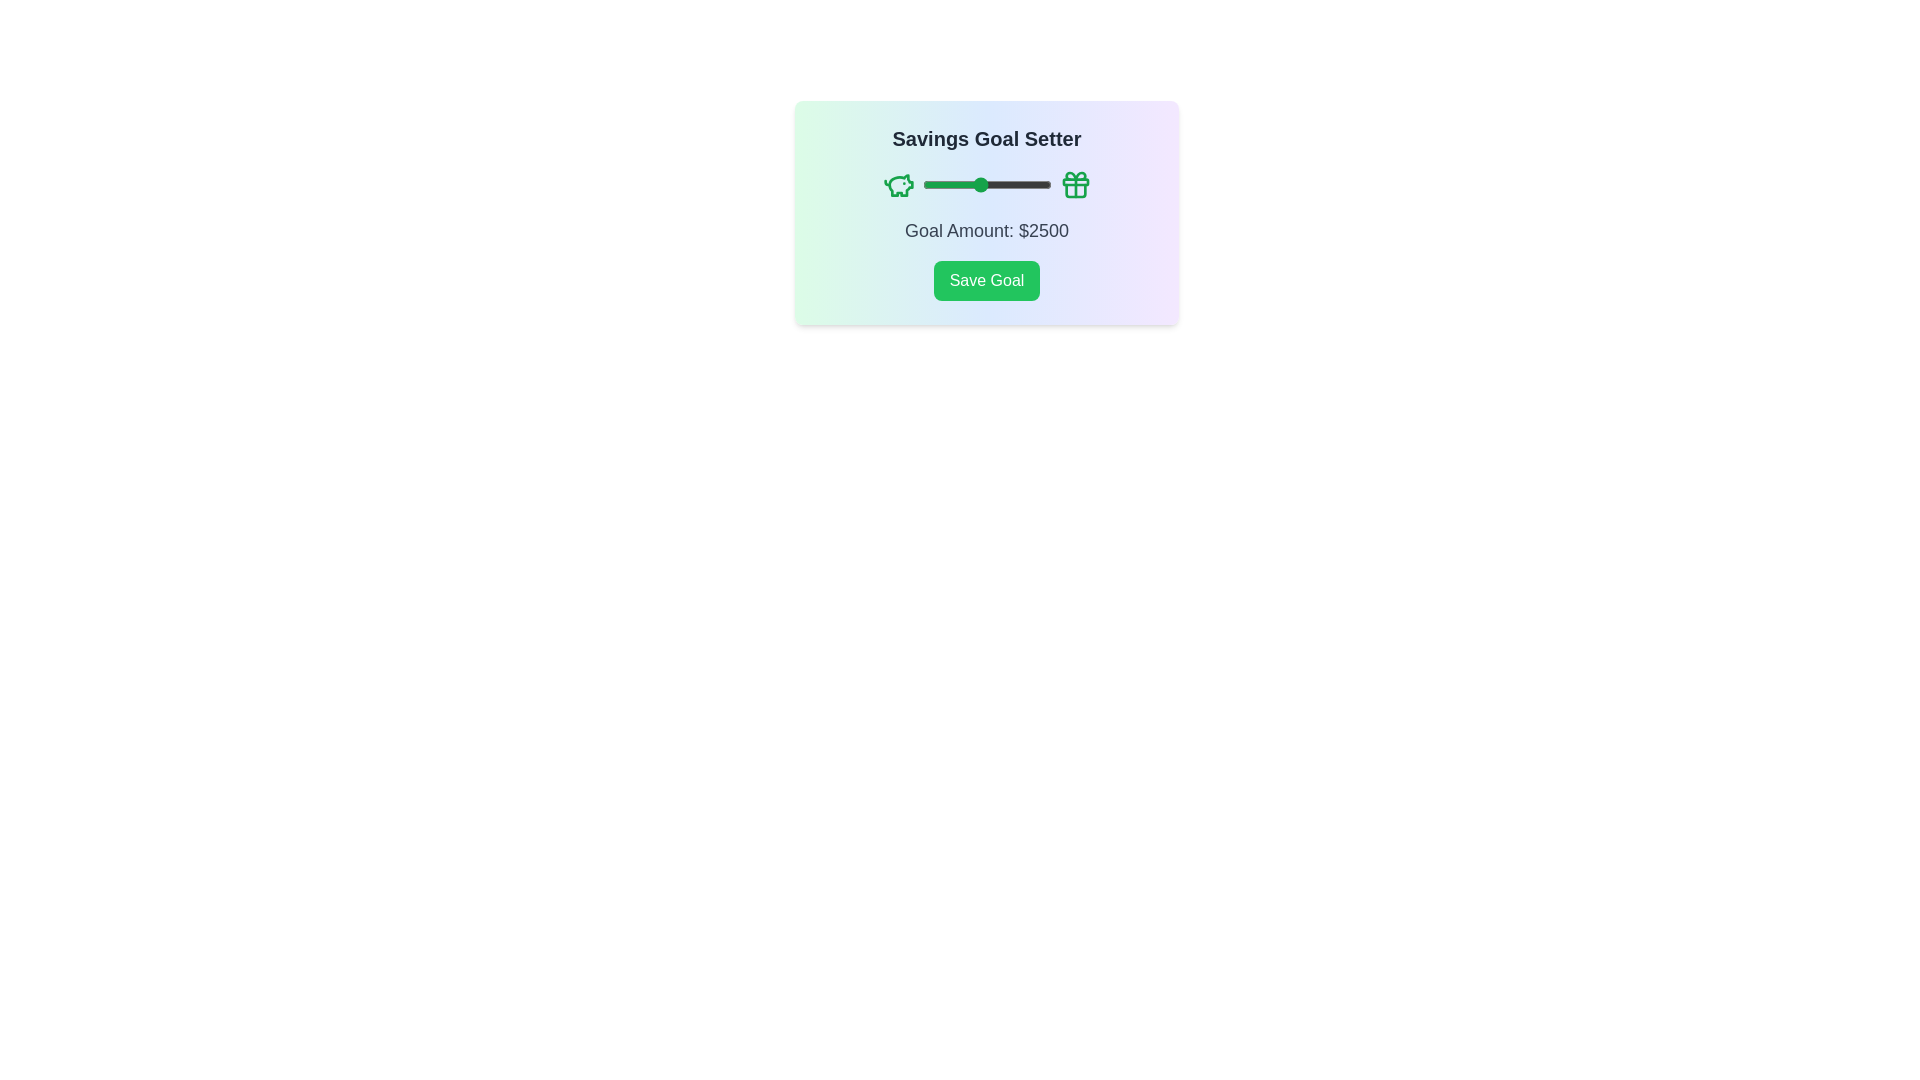 This screenshot has width=1920, height=1080. I want to click on the slider to set the goal amount to 3030, so click(994, 185).